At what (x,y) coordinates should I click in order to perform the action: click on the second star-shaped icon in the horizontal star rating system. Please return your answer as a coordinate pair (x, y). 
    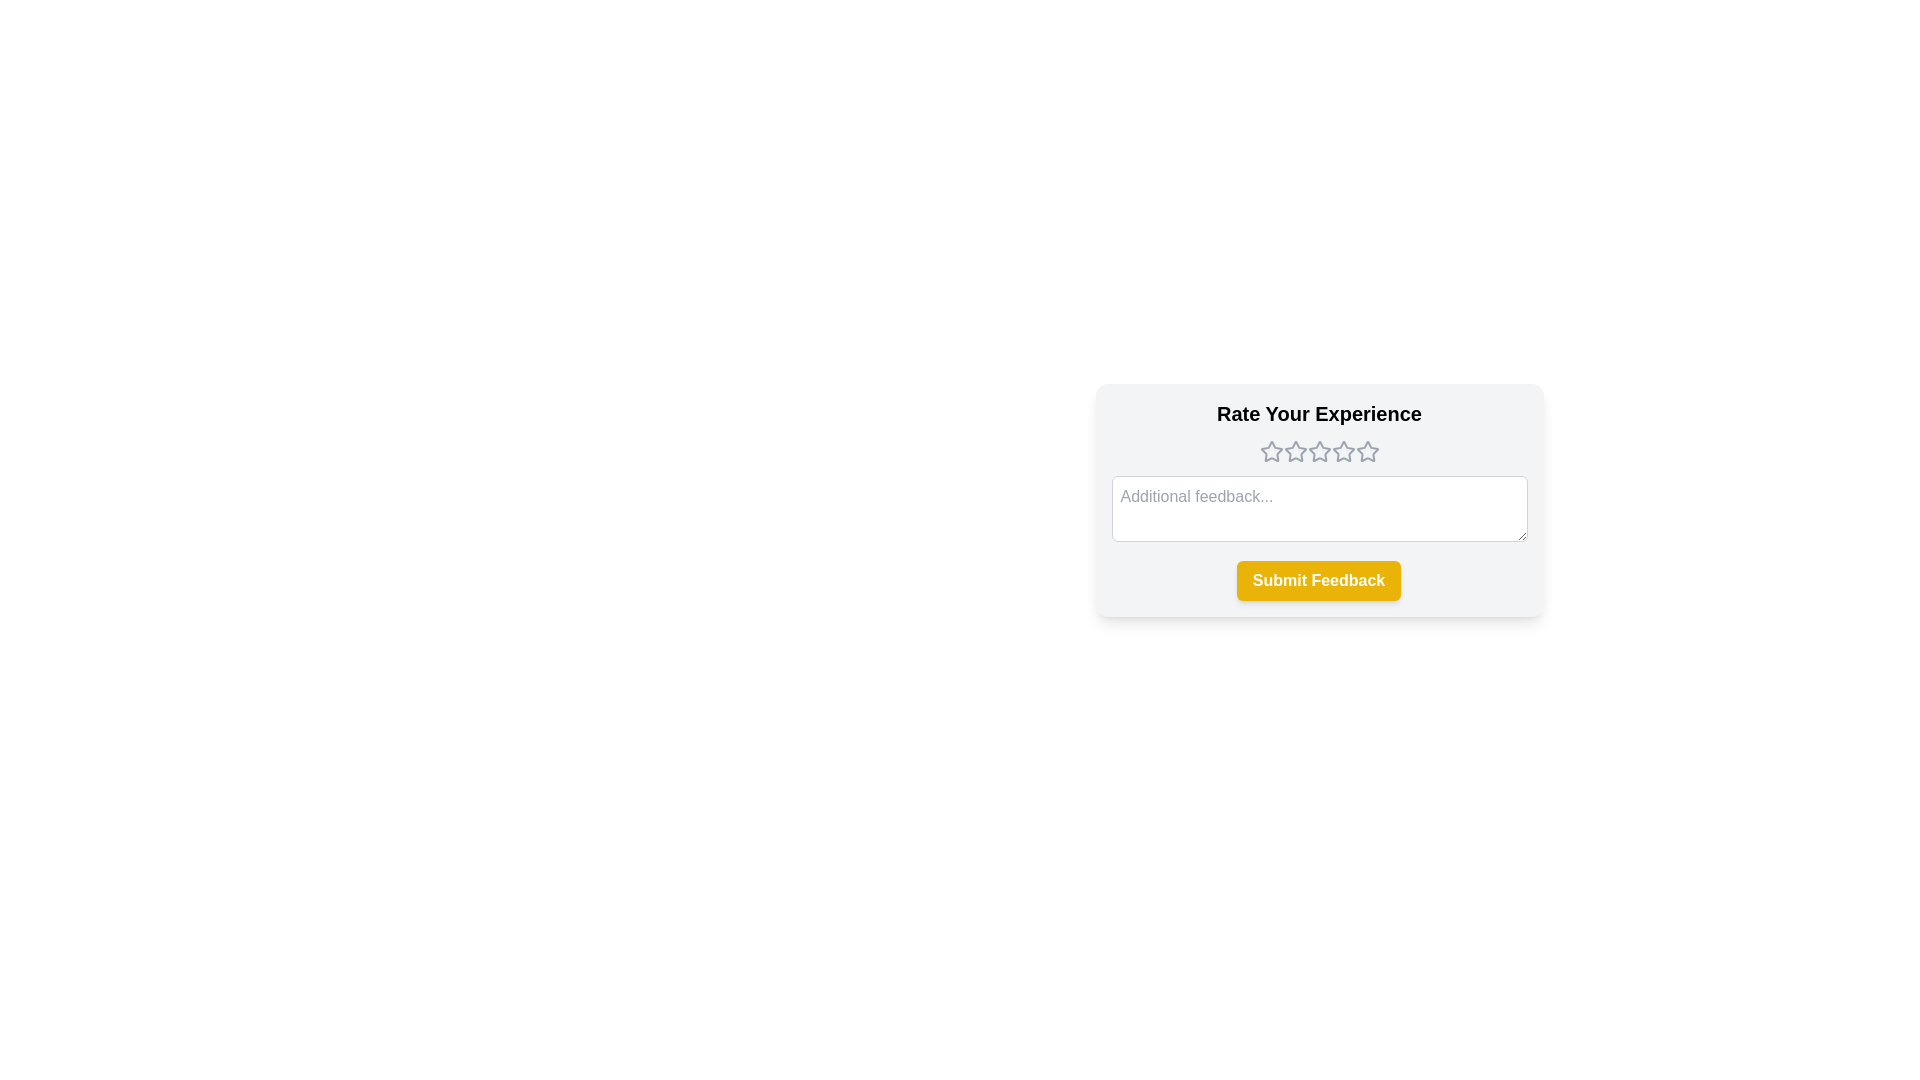
    Looking at the image, I should click on (1295, 451).